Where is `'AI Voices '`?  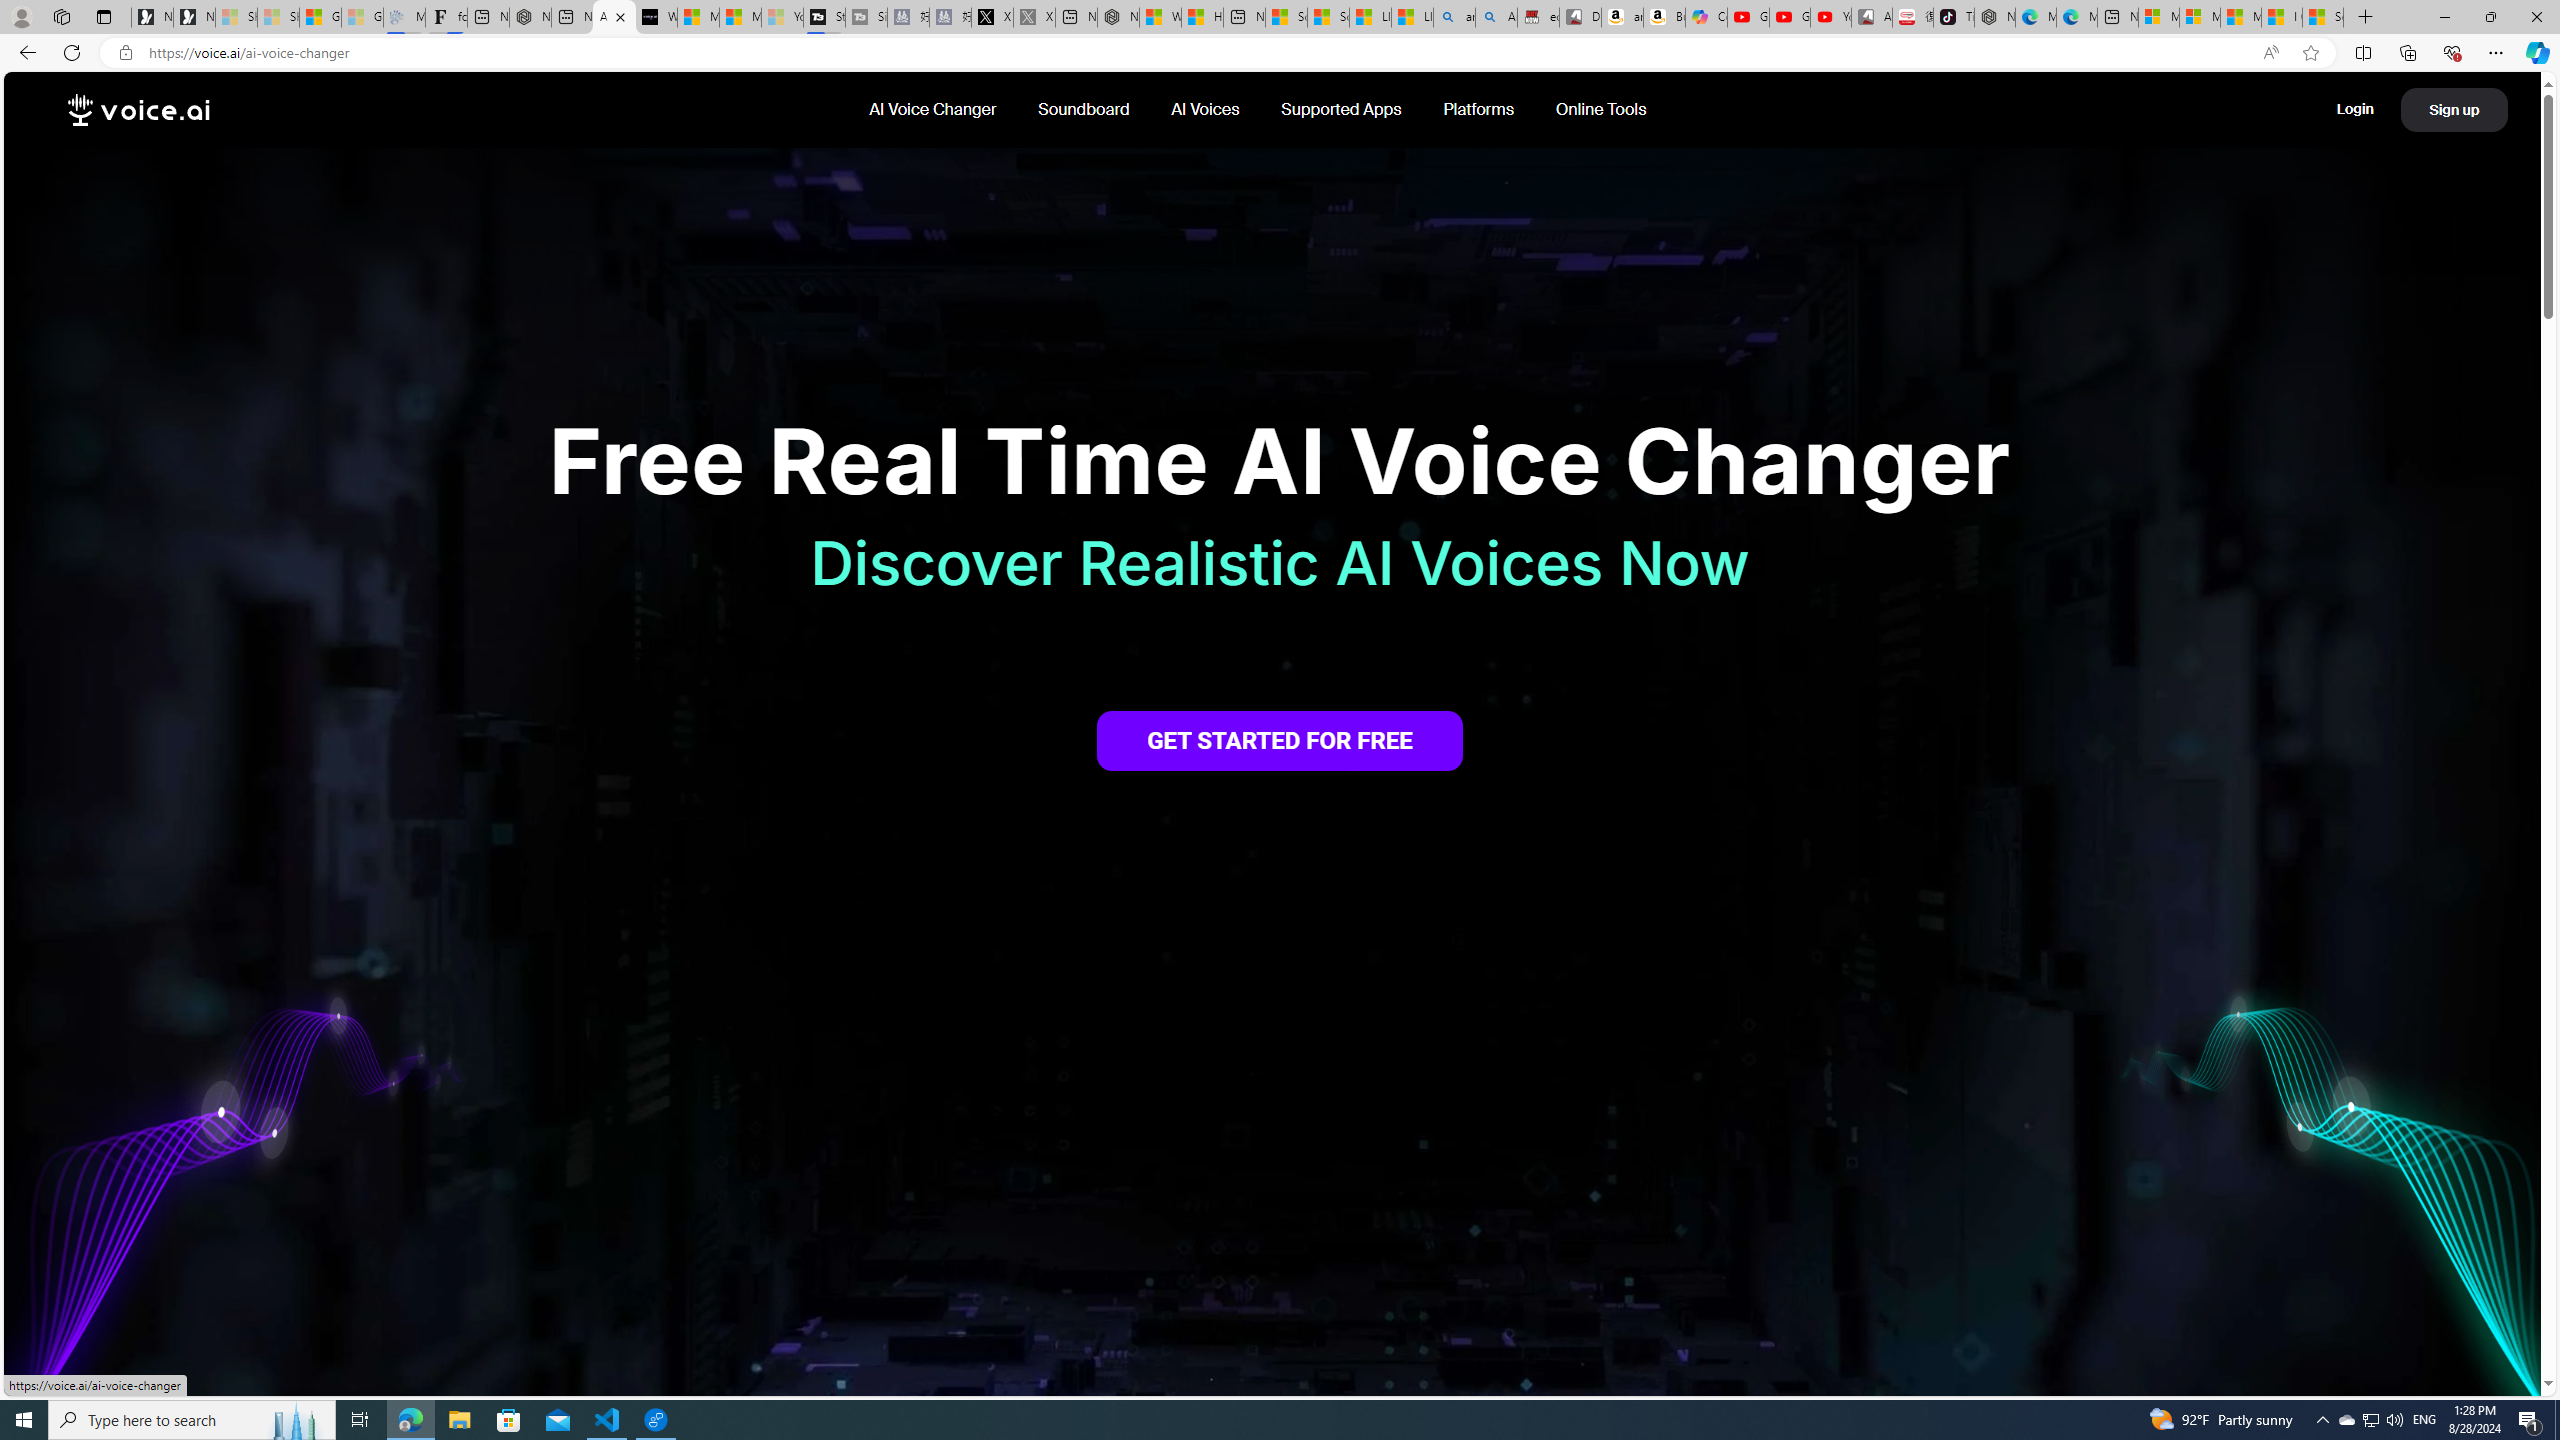 'AI Voices ' is located at coordinates (1206, 108).